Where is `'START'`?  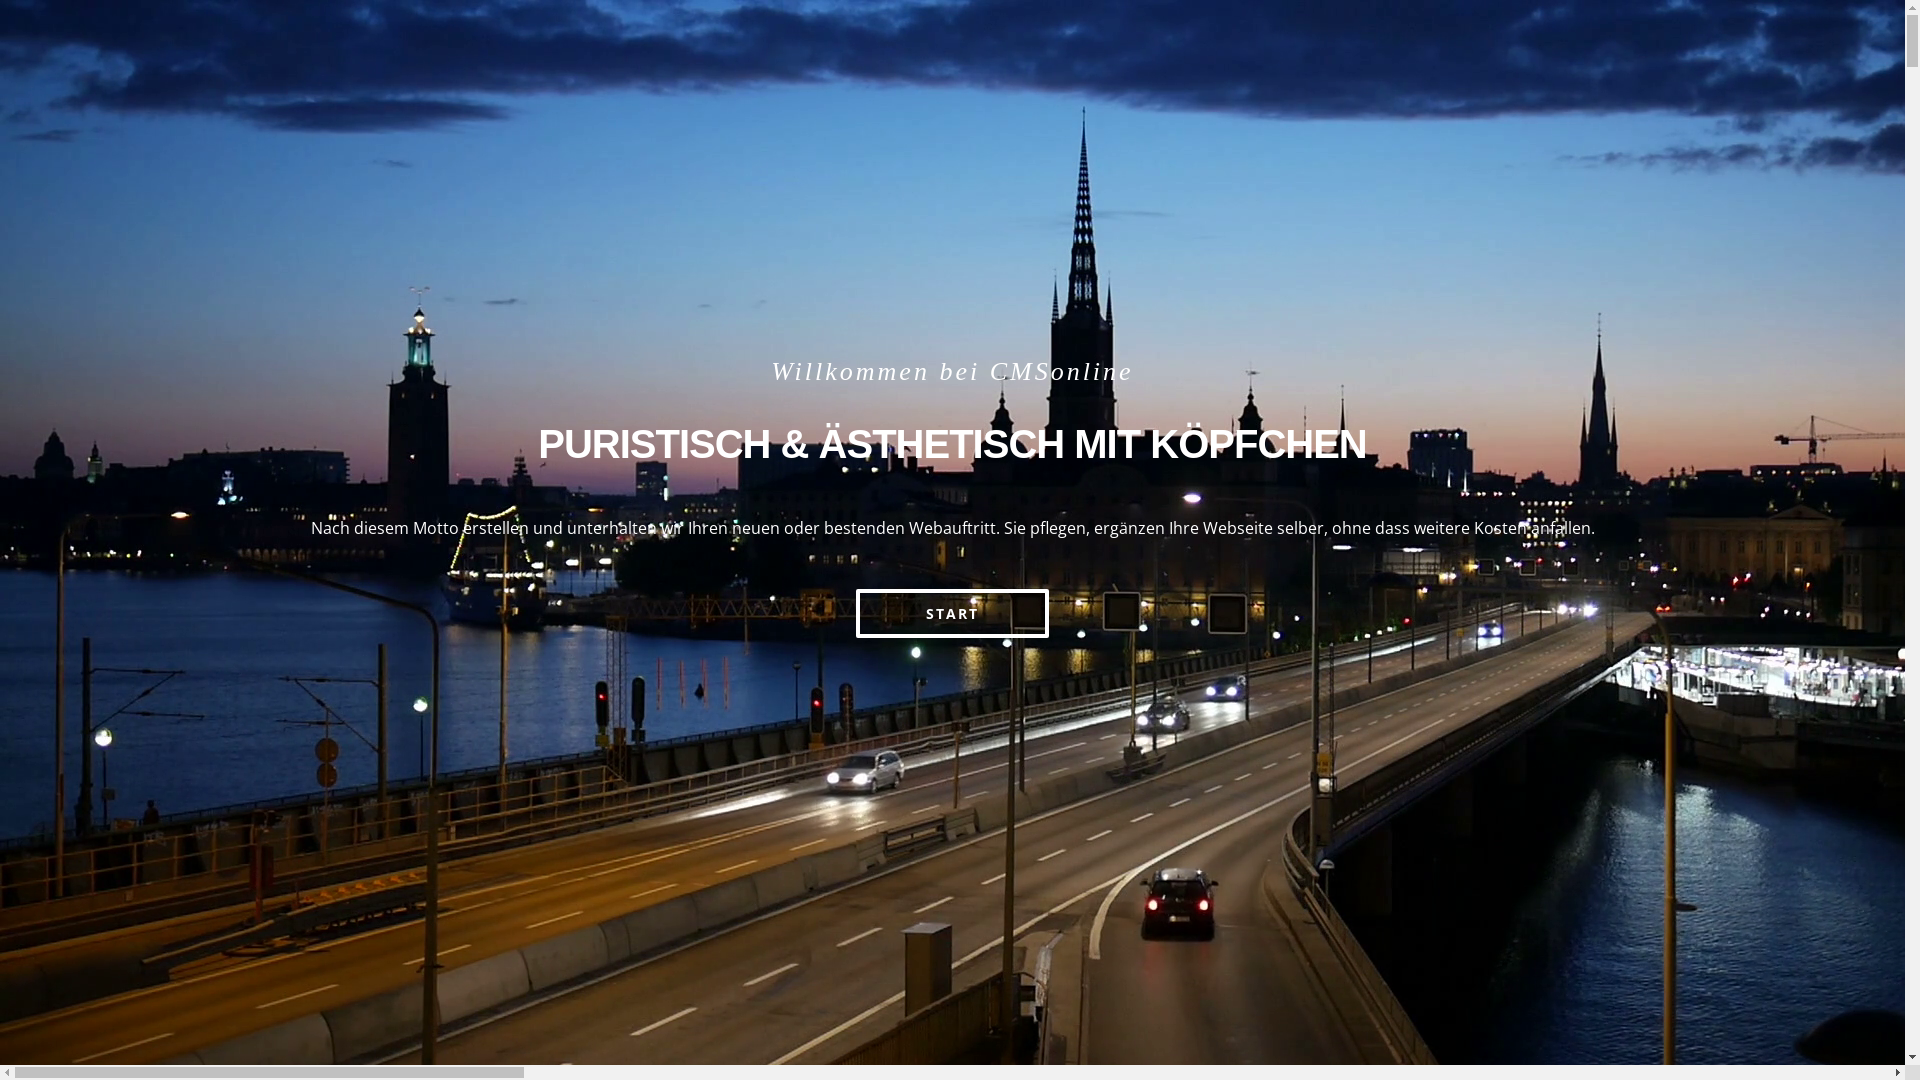 'START' is located at coordinates (951, 611).